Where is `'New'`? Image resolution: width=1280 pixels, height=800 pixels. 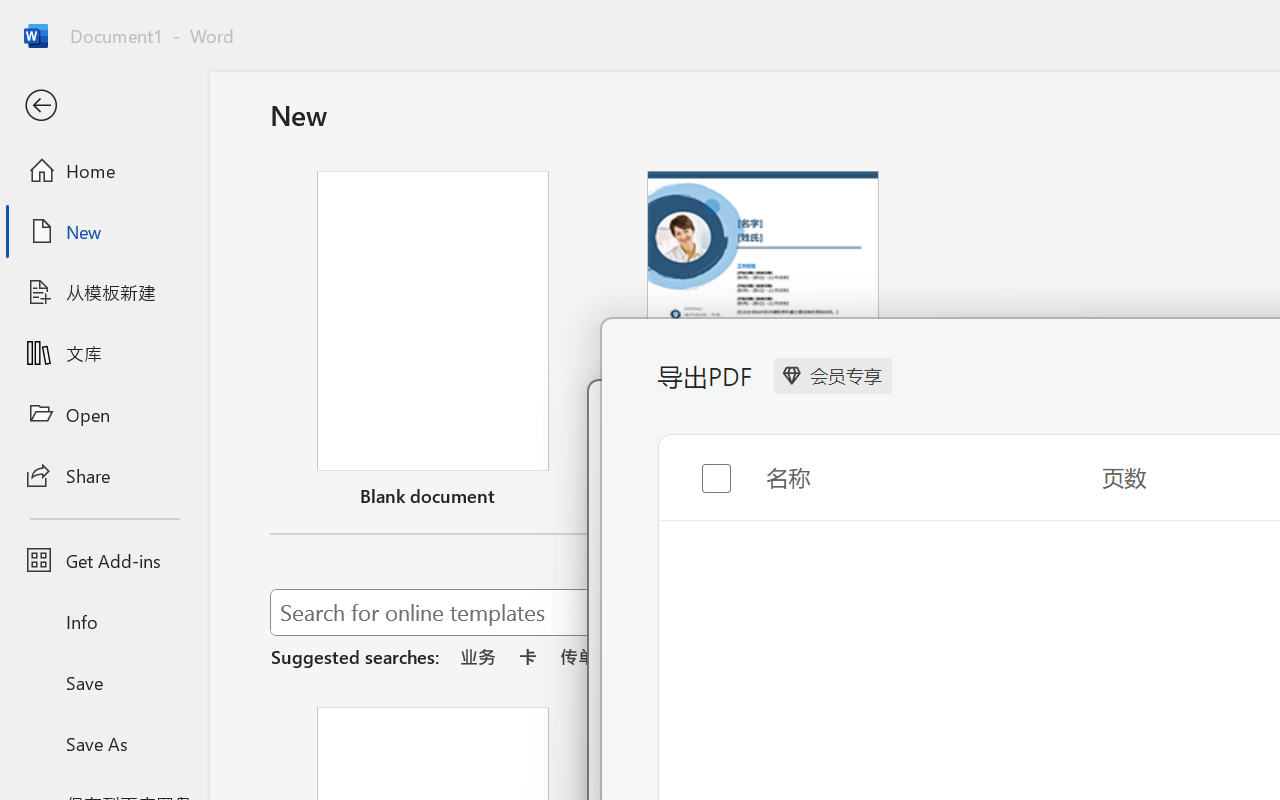 'New' is located at coordinates (103, 231).